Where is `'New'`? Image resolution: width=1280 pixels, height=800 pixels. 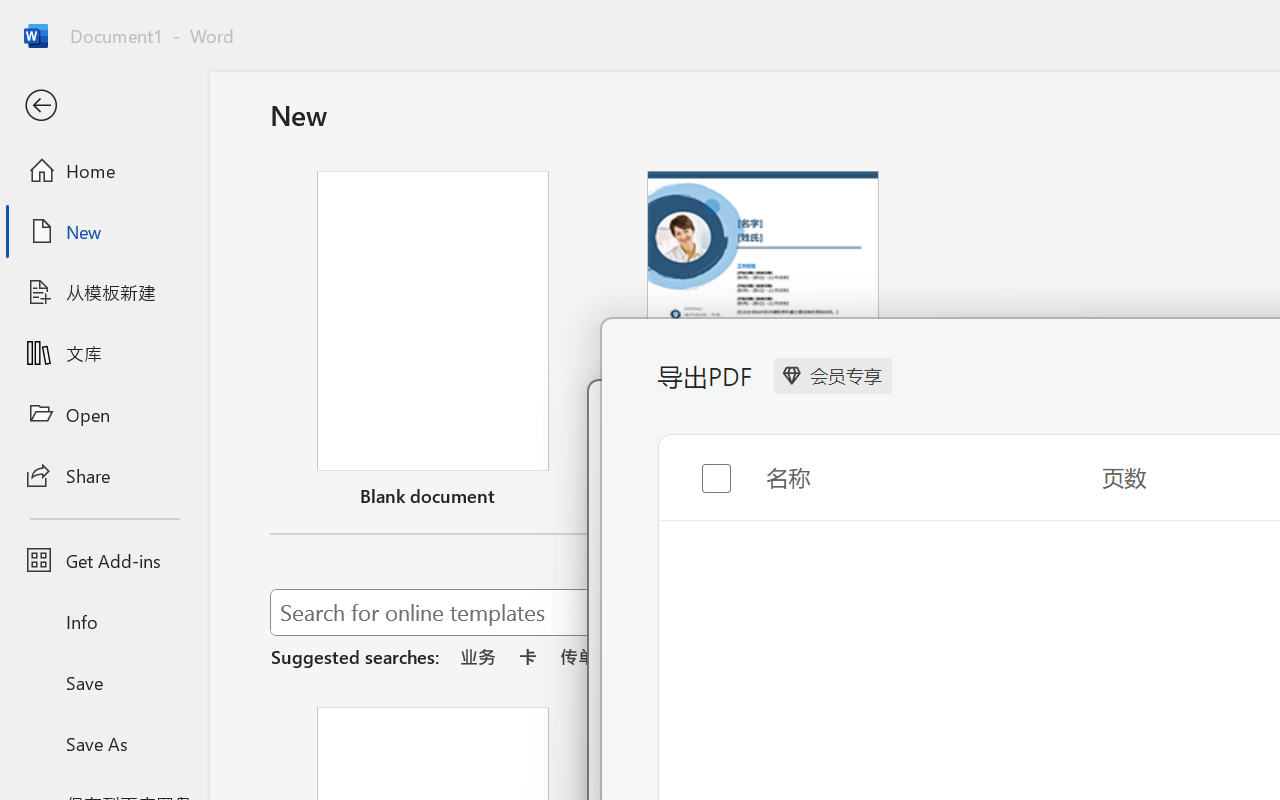 'New' is located at coordinates (103, 231).